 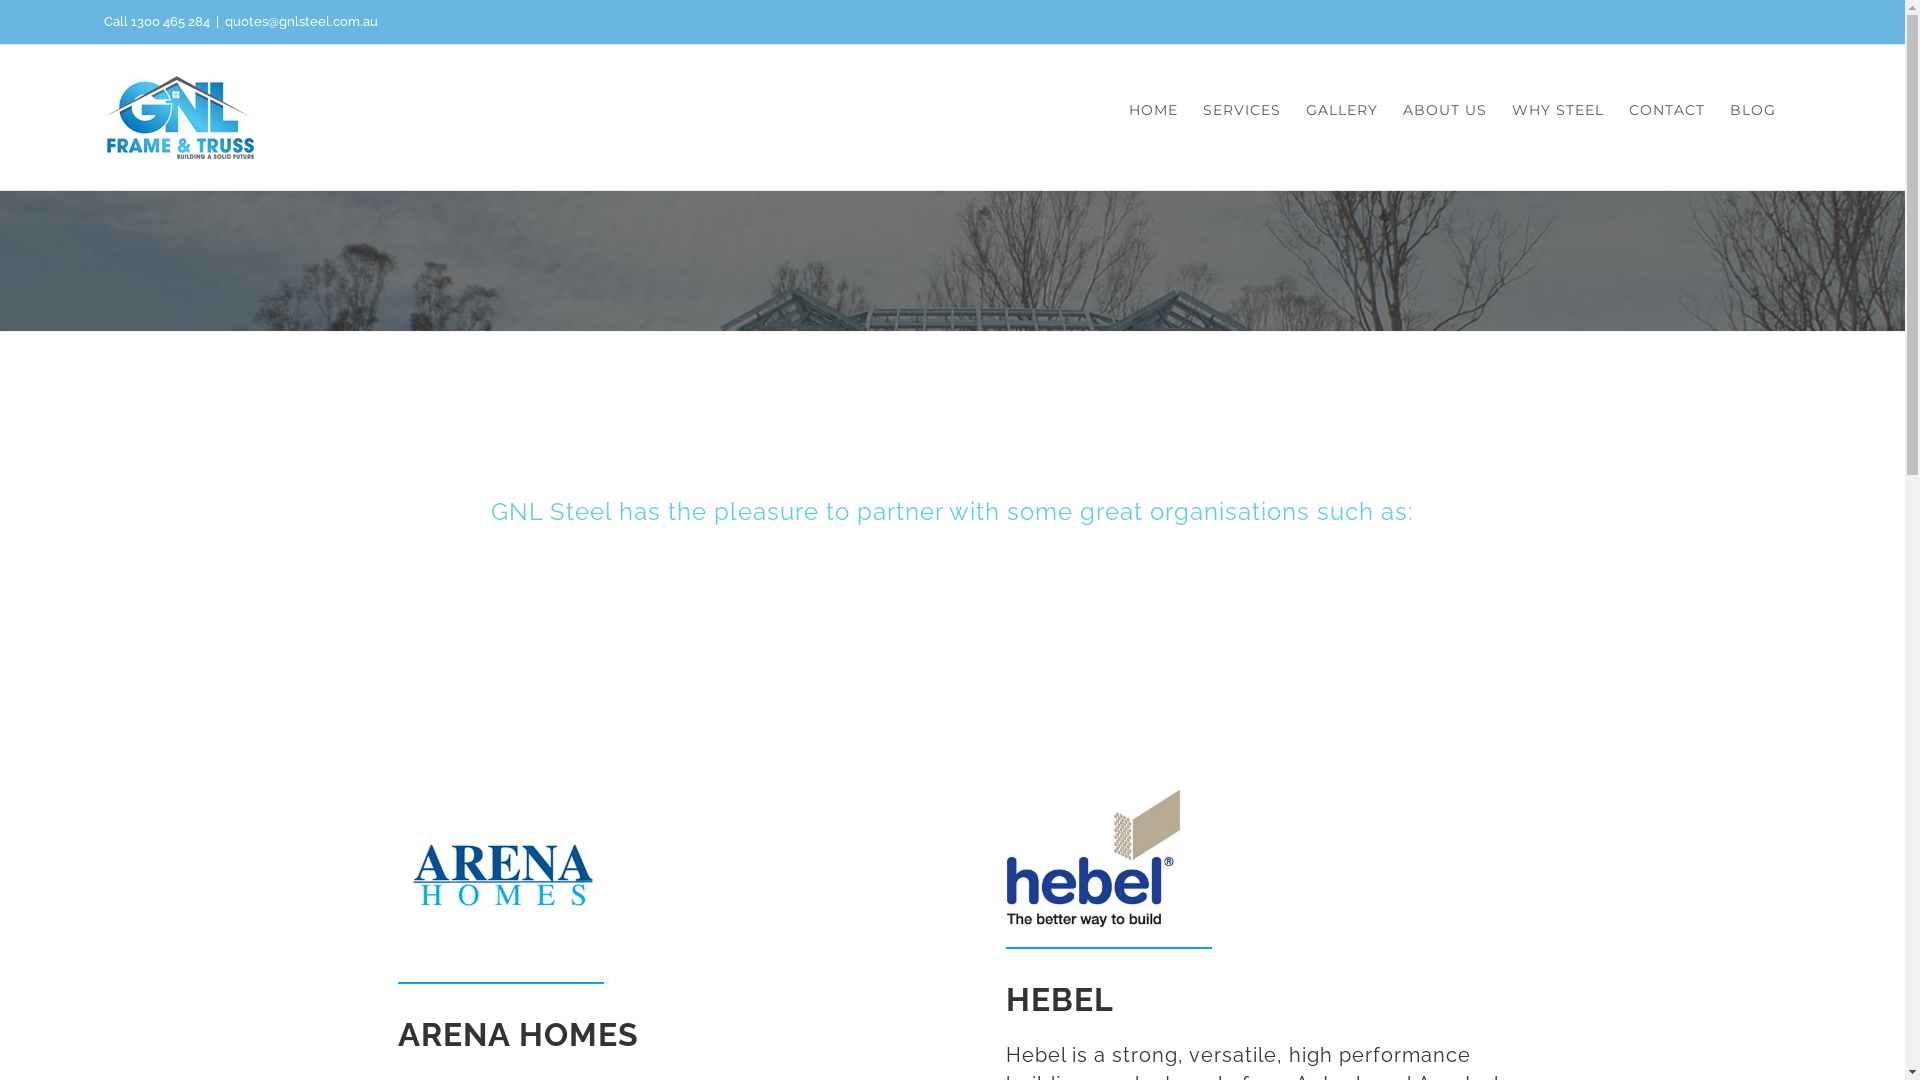 I want to click on 'Hebel-logo_header', so click(x=1092, y=857).